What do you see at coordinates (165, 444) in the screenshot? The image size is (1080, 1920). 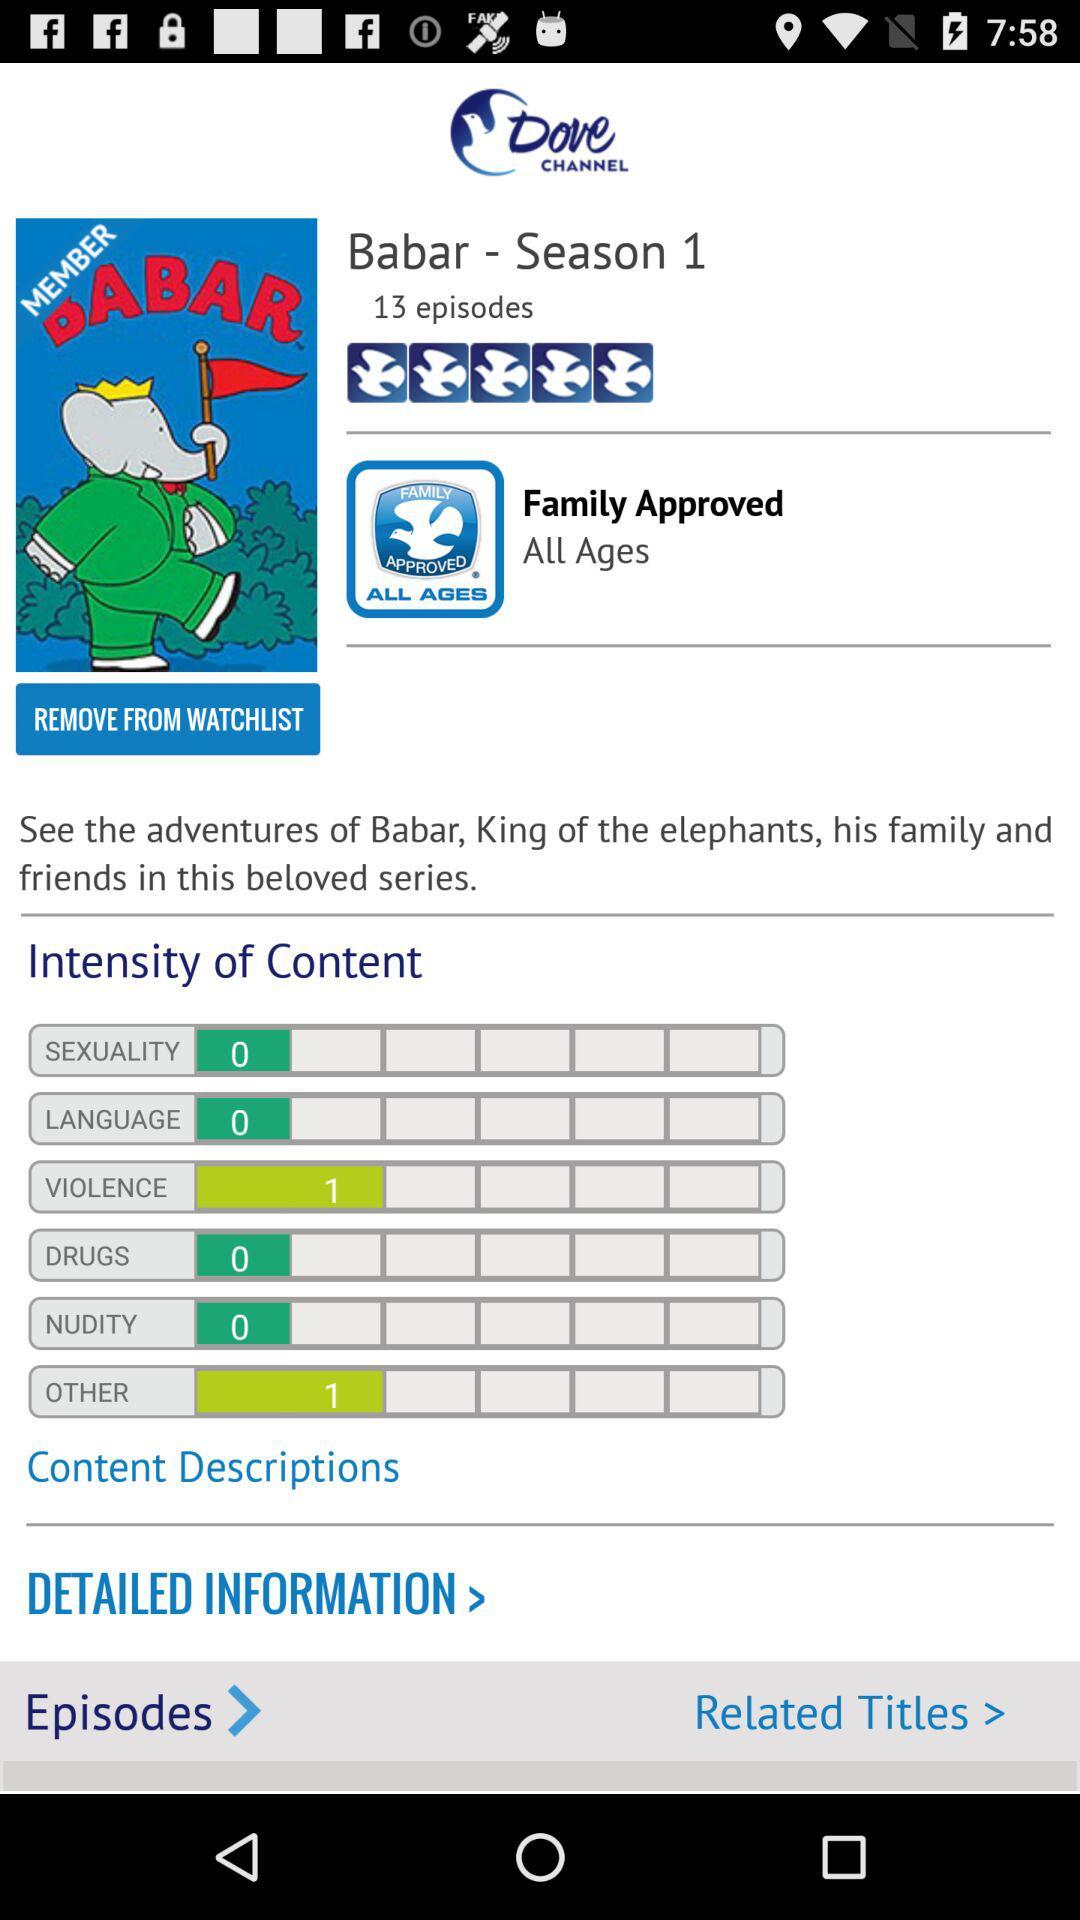 I see `icon above remove from watchlist app` at bounding box center [165, 444].